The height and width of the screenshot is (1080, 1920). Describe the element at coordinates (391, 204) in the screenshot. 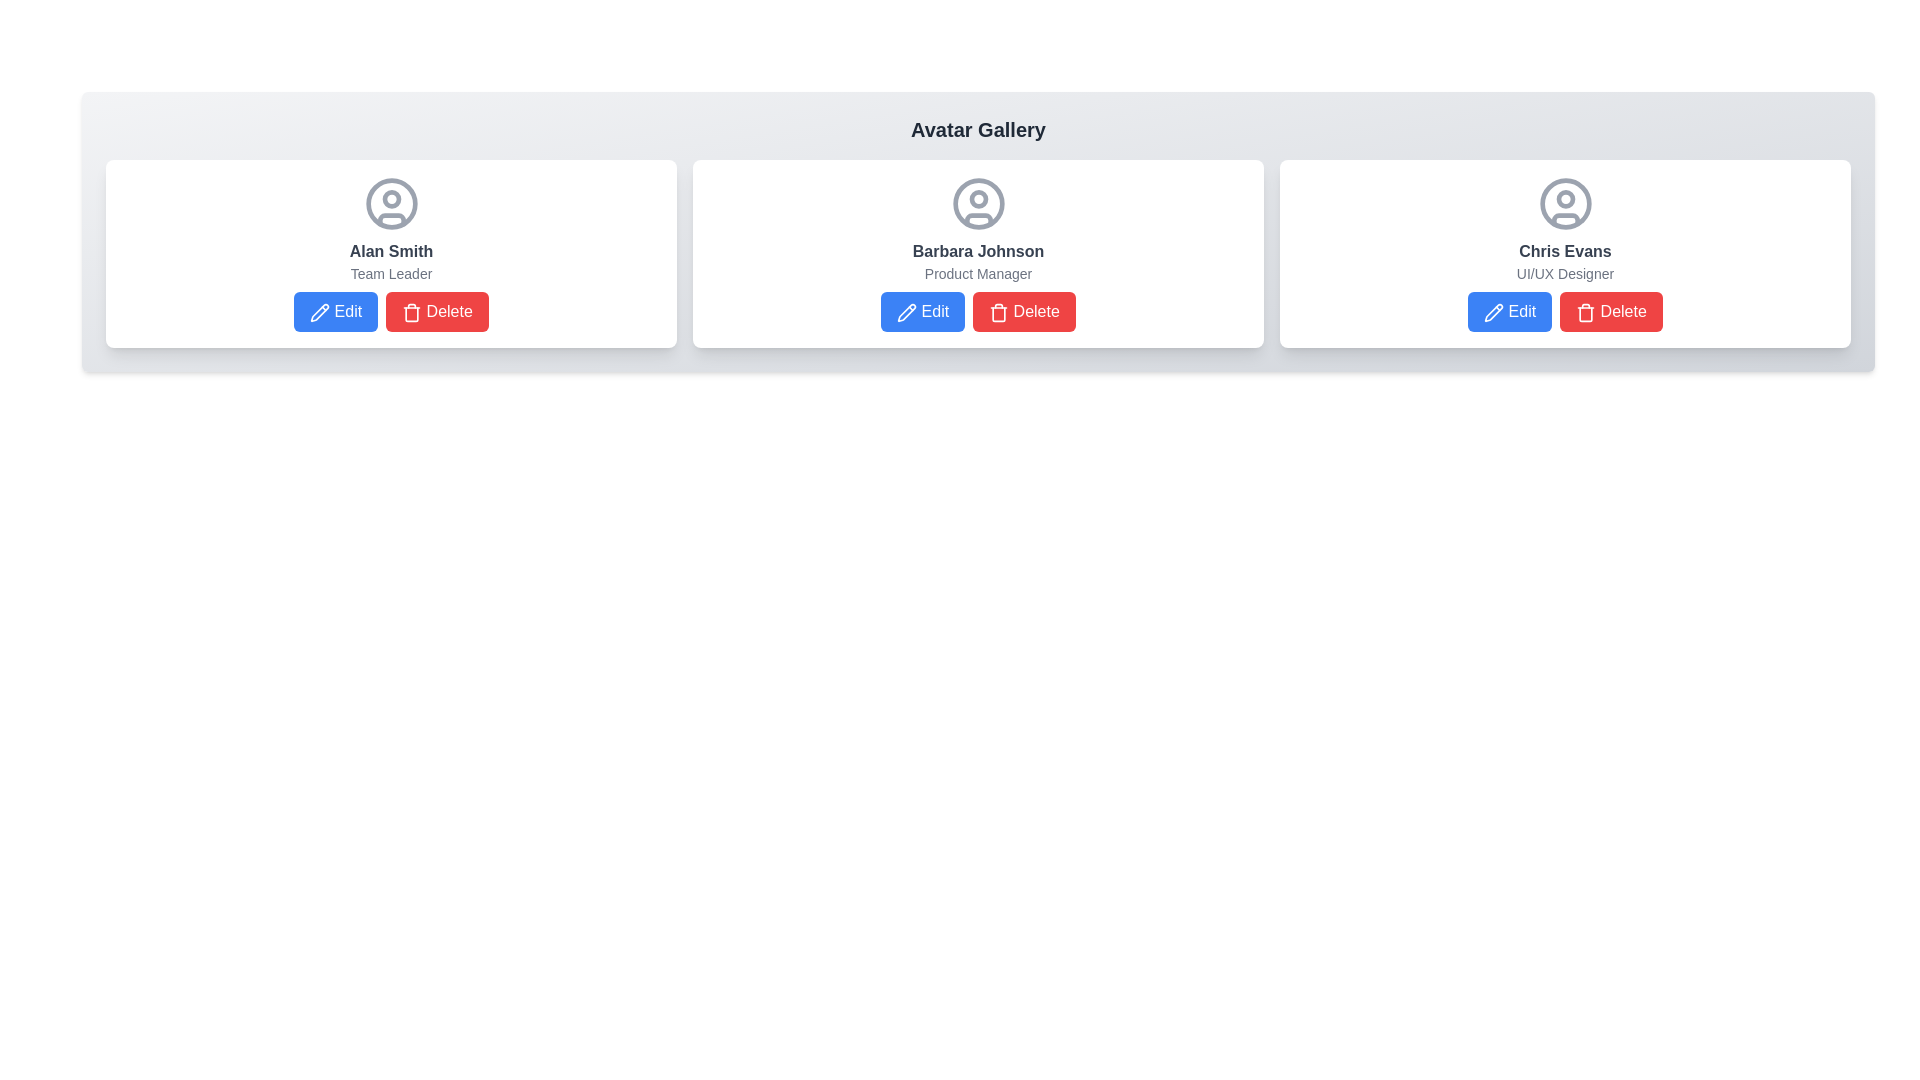

I see `the circular graphic element with a gray outline that is part of the avatar icon for user 'Alan Smith', located at the center upper portion of the card` at that location.